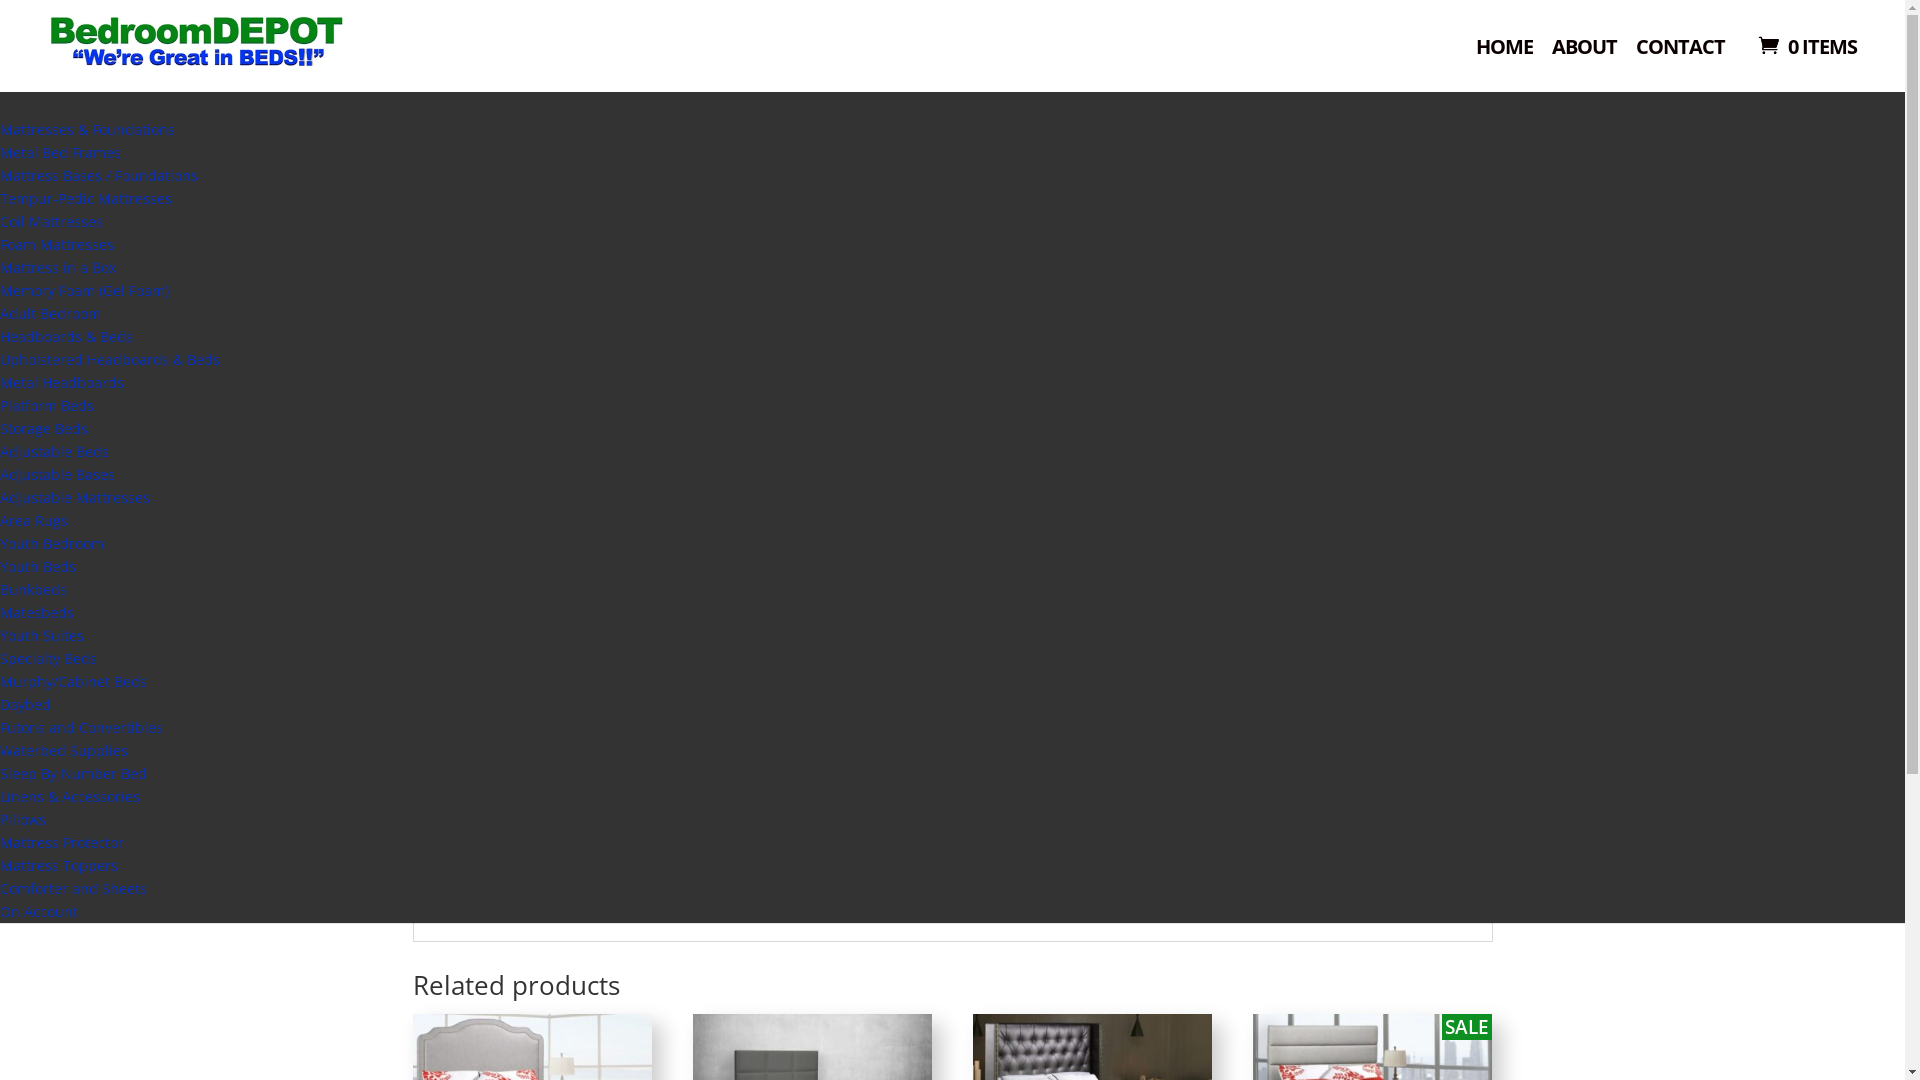  I want to click on 'Mattress Protector', so click(0, 842).